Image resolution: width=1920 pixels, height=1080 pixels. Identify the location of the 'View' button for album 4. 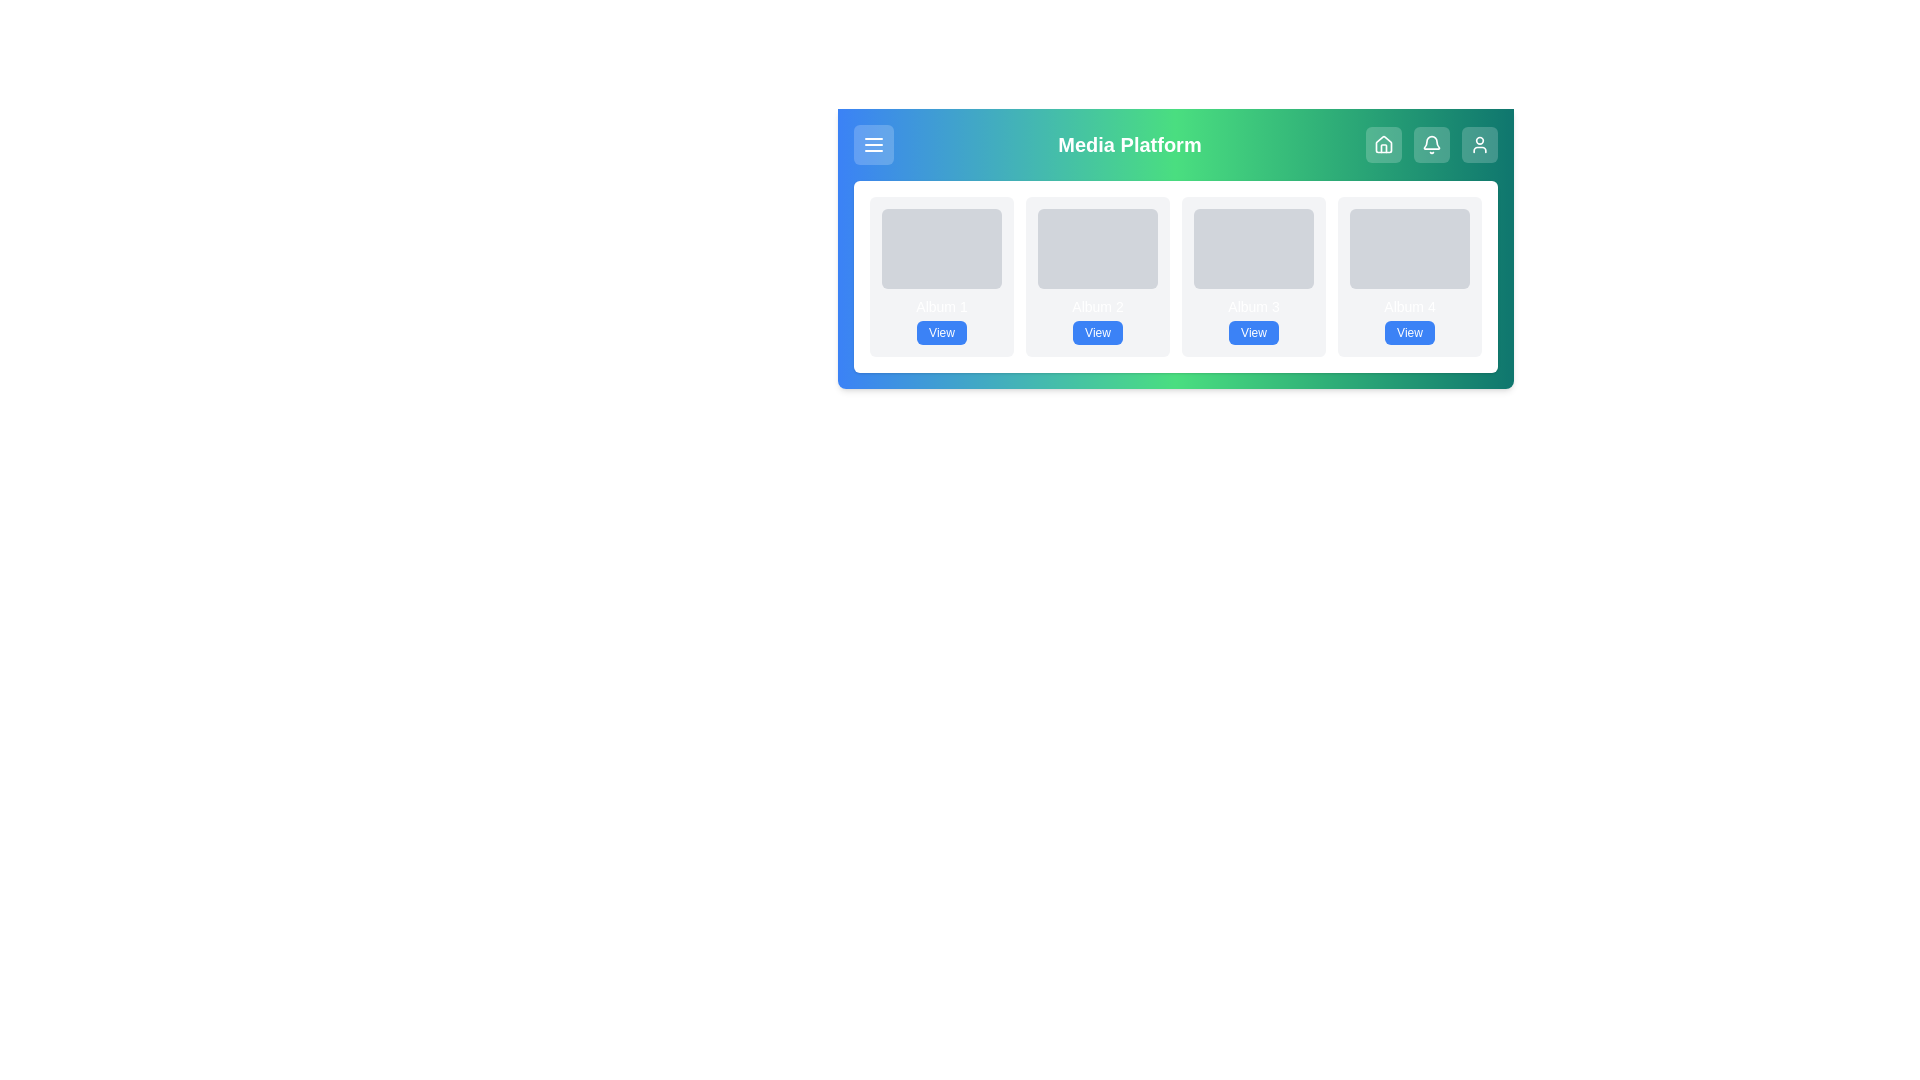
(1409, 331).